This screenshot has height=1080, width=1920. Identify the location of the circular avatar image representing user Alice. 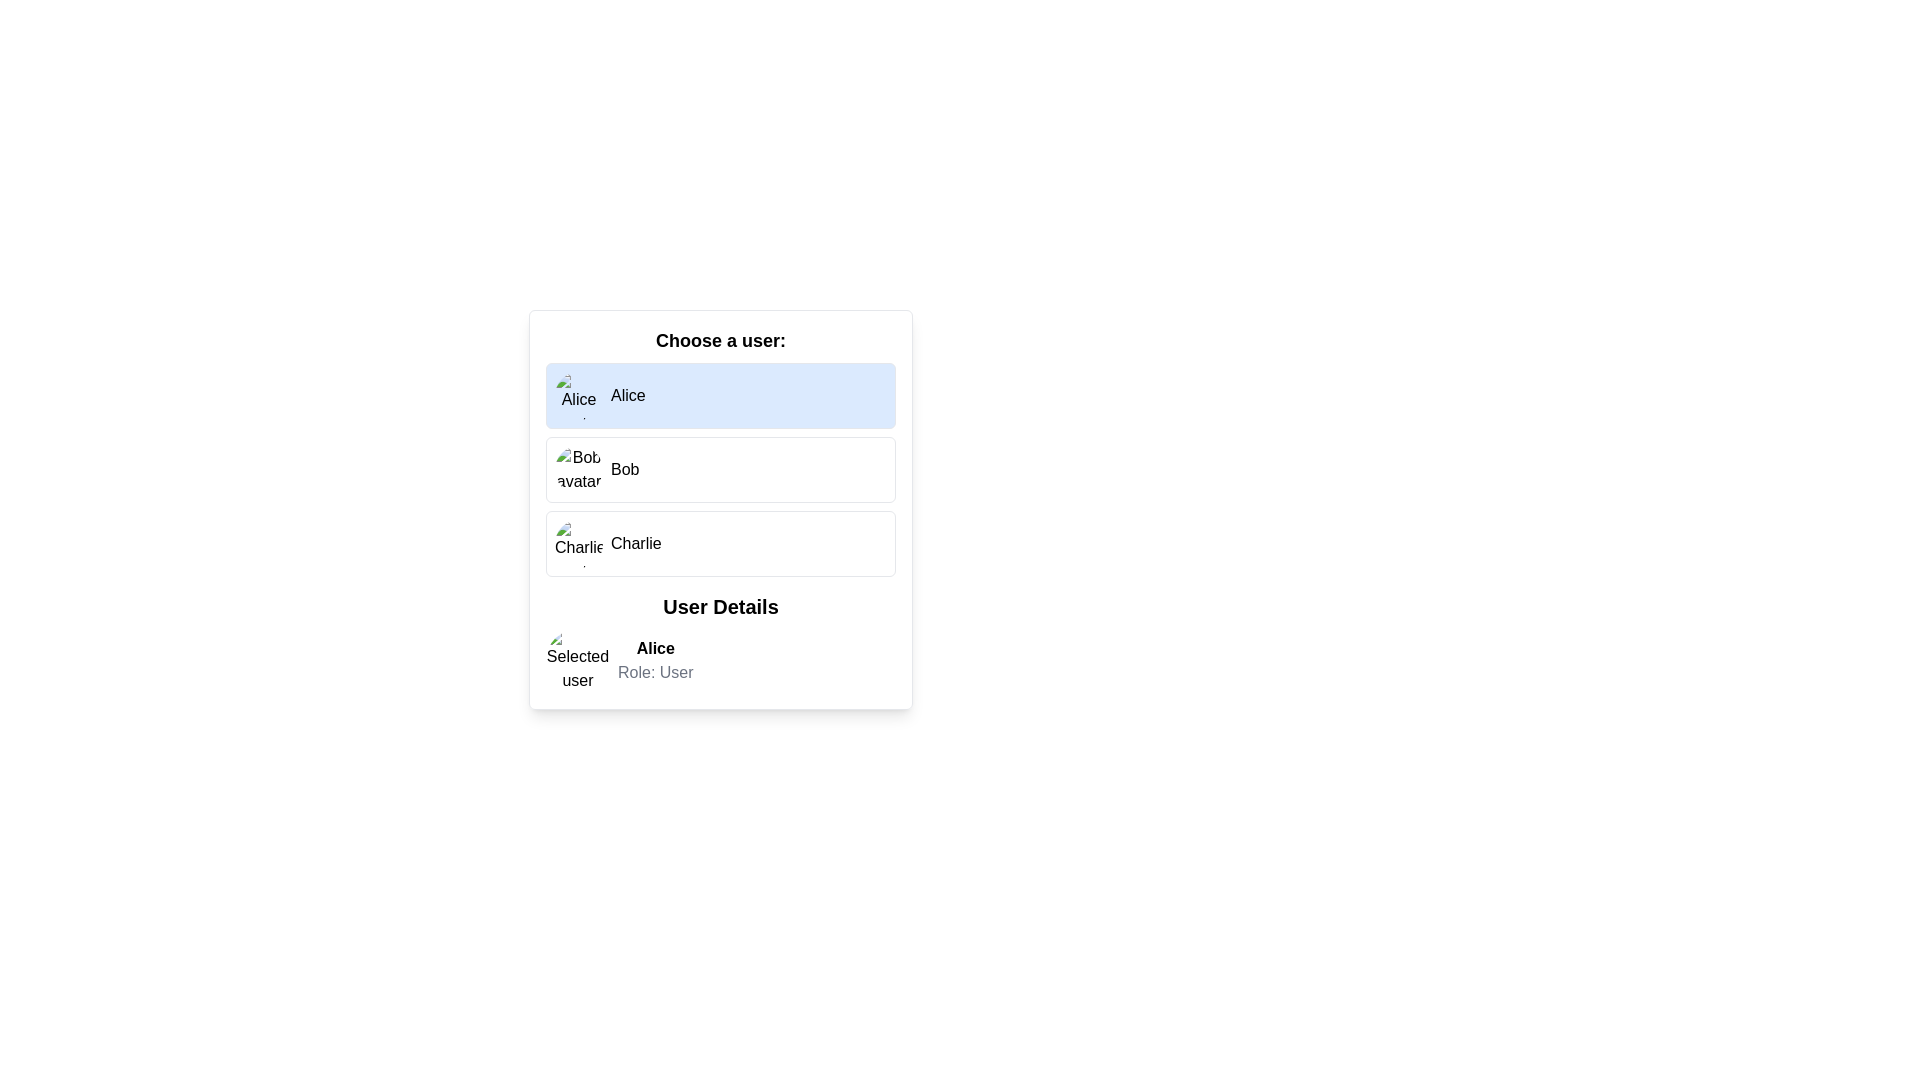
(578, 396).